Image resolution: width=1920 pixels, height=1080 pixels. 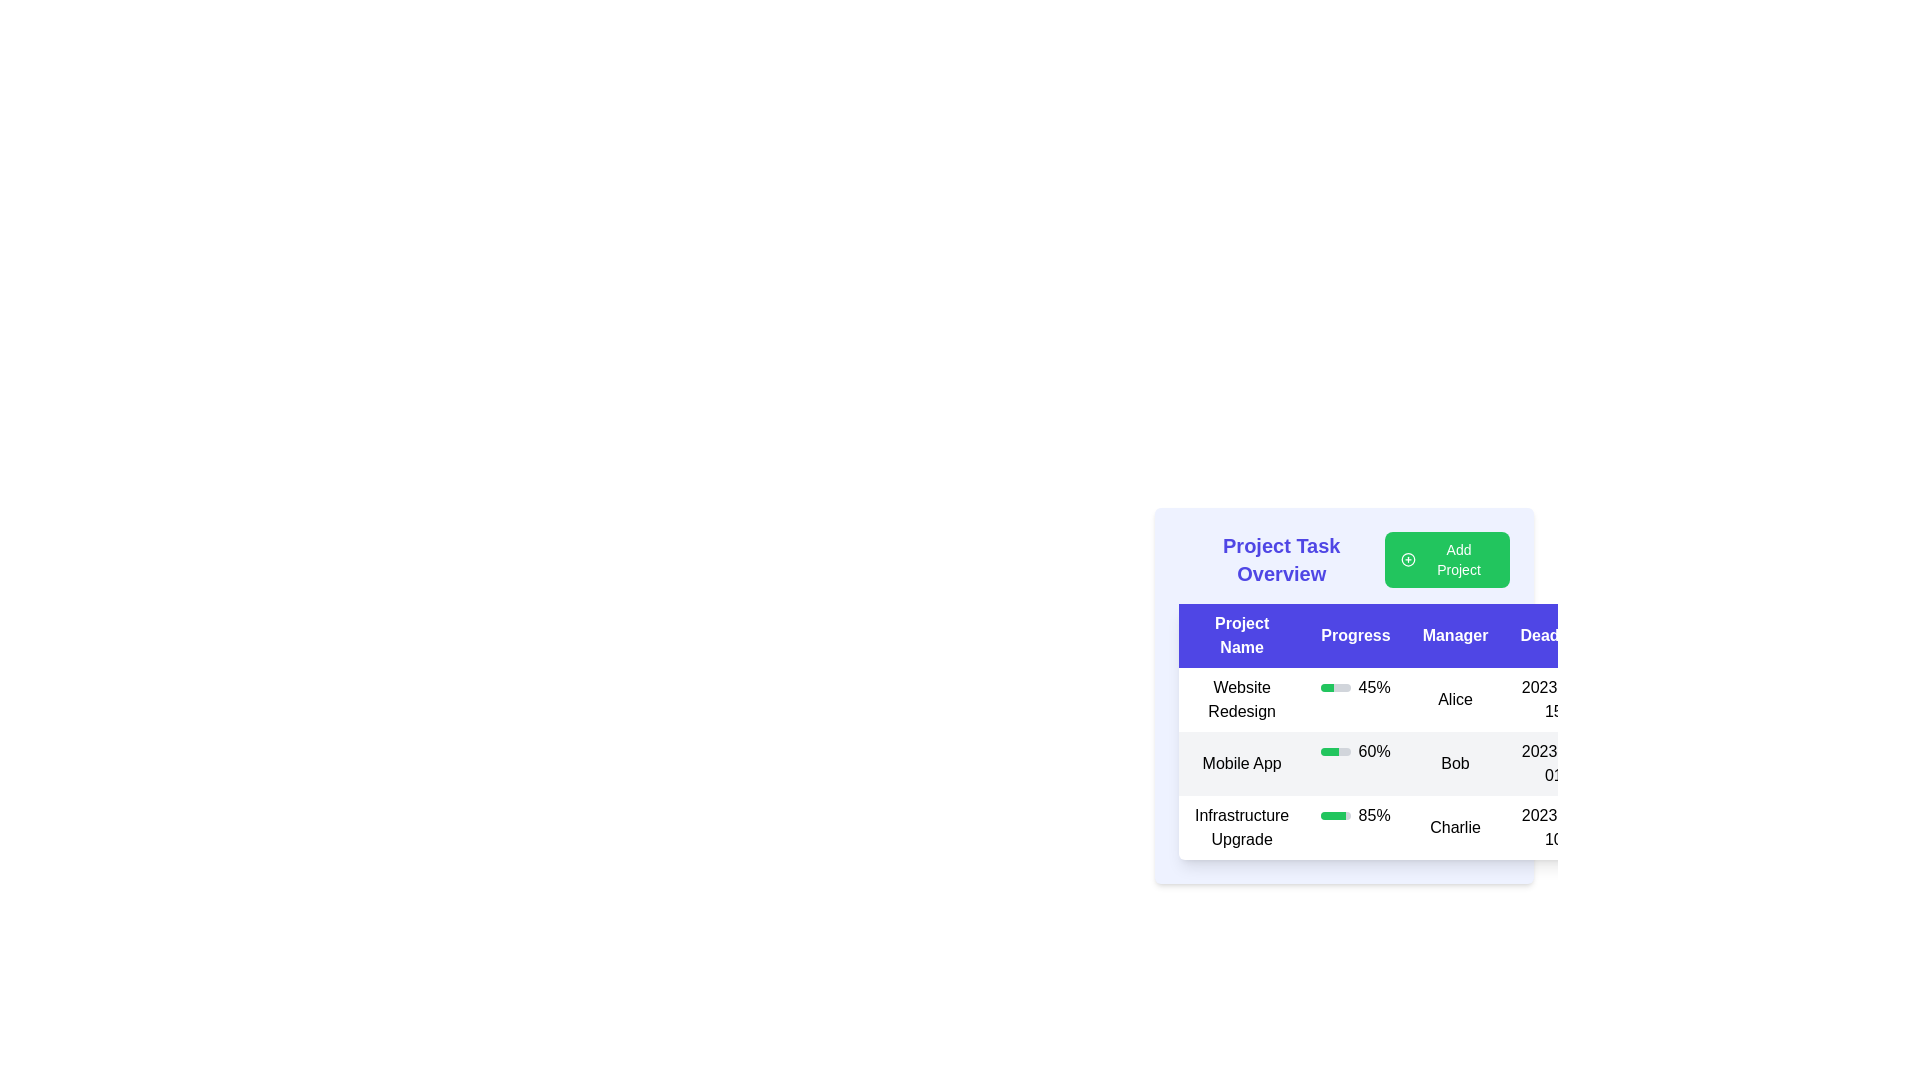 I want to click on the text label displaying the deadline or date, located in the fourth column of the table row after the cell showing 'Alice', so click(x=1552, y=698).